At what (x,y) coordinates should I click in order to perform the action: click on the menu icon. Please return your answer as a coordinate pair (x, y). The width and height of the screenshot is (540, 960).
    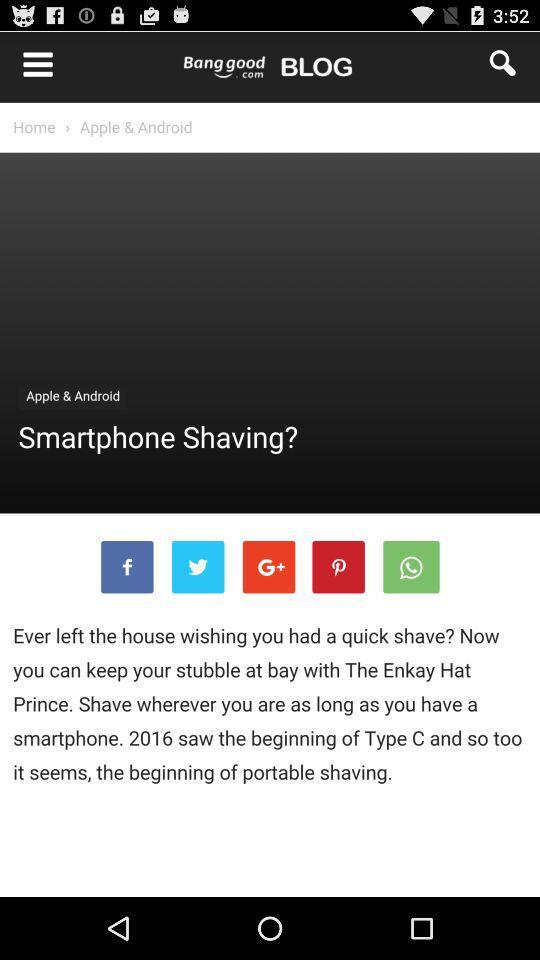
    Looking at the image, I should click on (27, 67).